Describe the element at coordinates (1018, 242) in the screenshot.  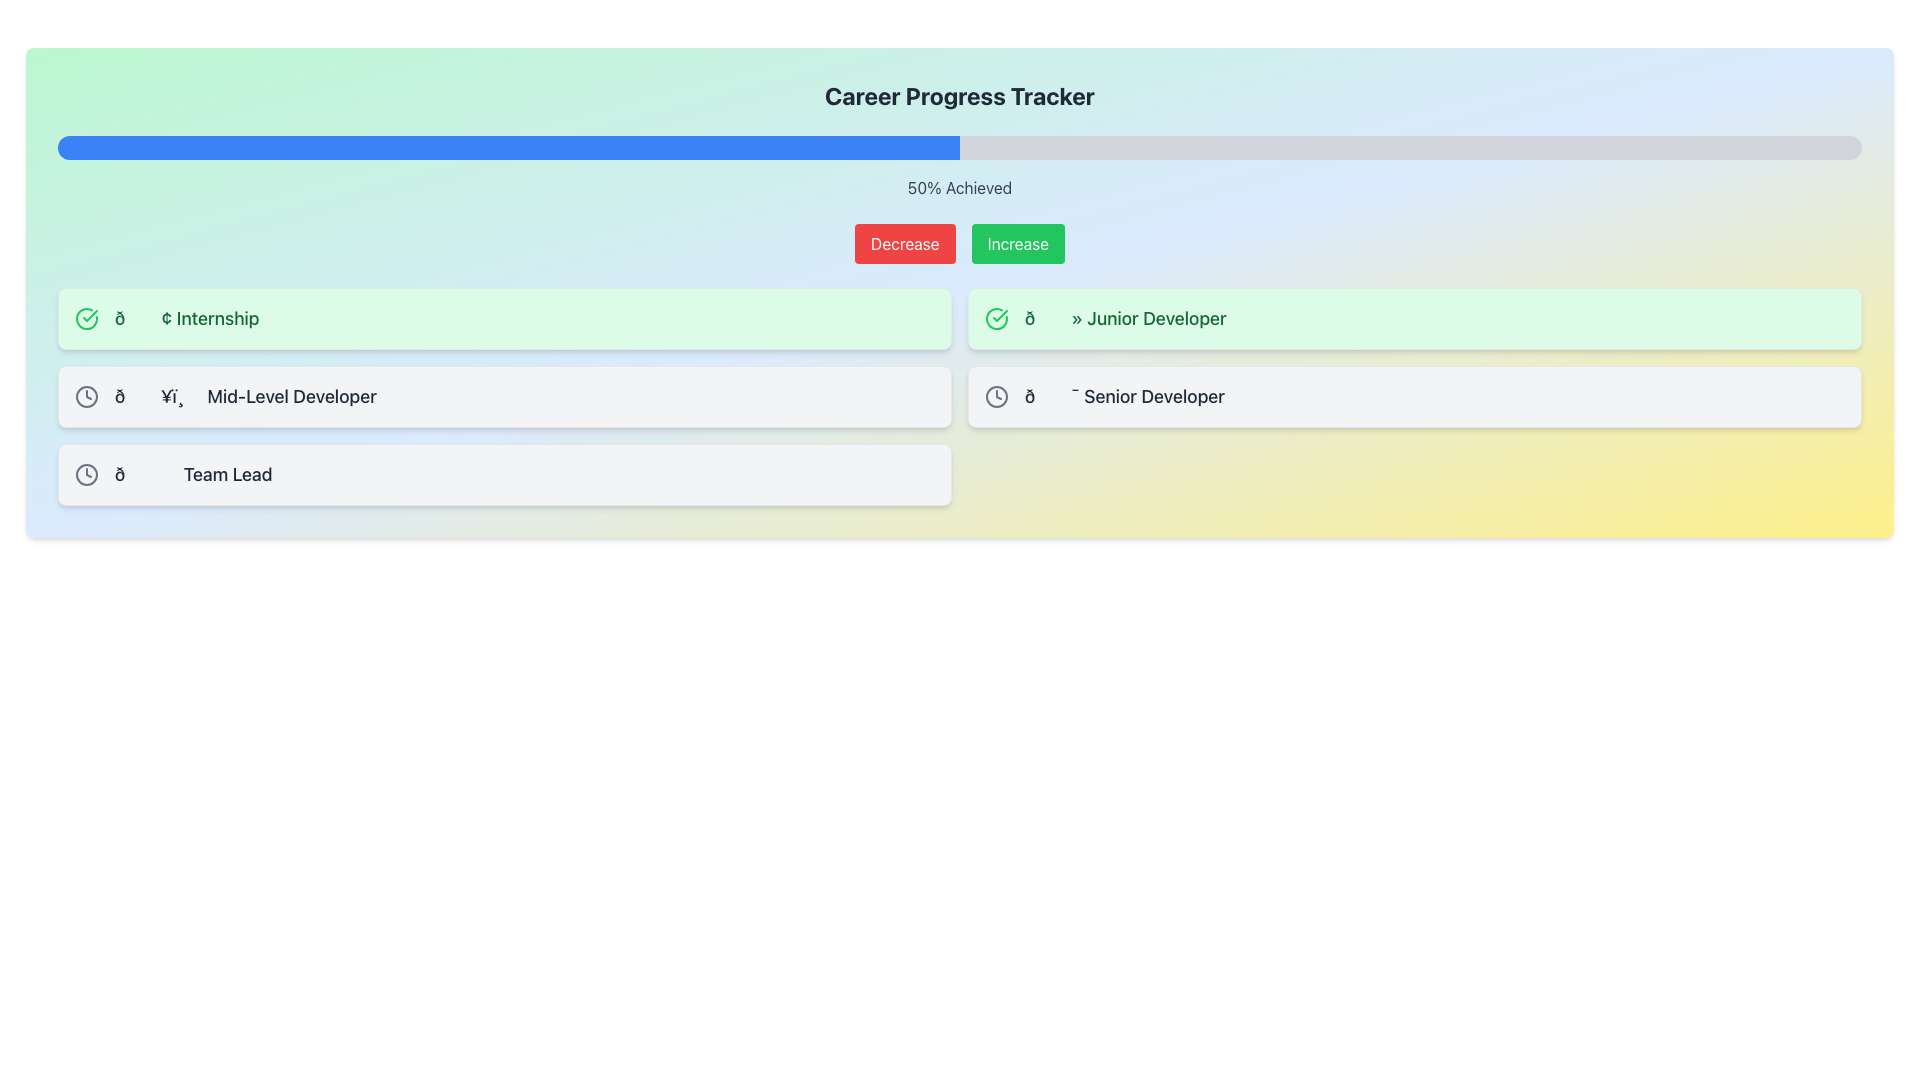
I see `the green button labeled 'Increase'` at that location.